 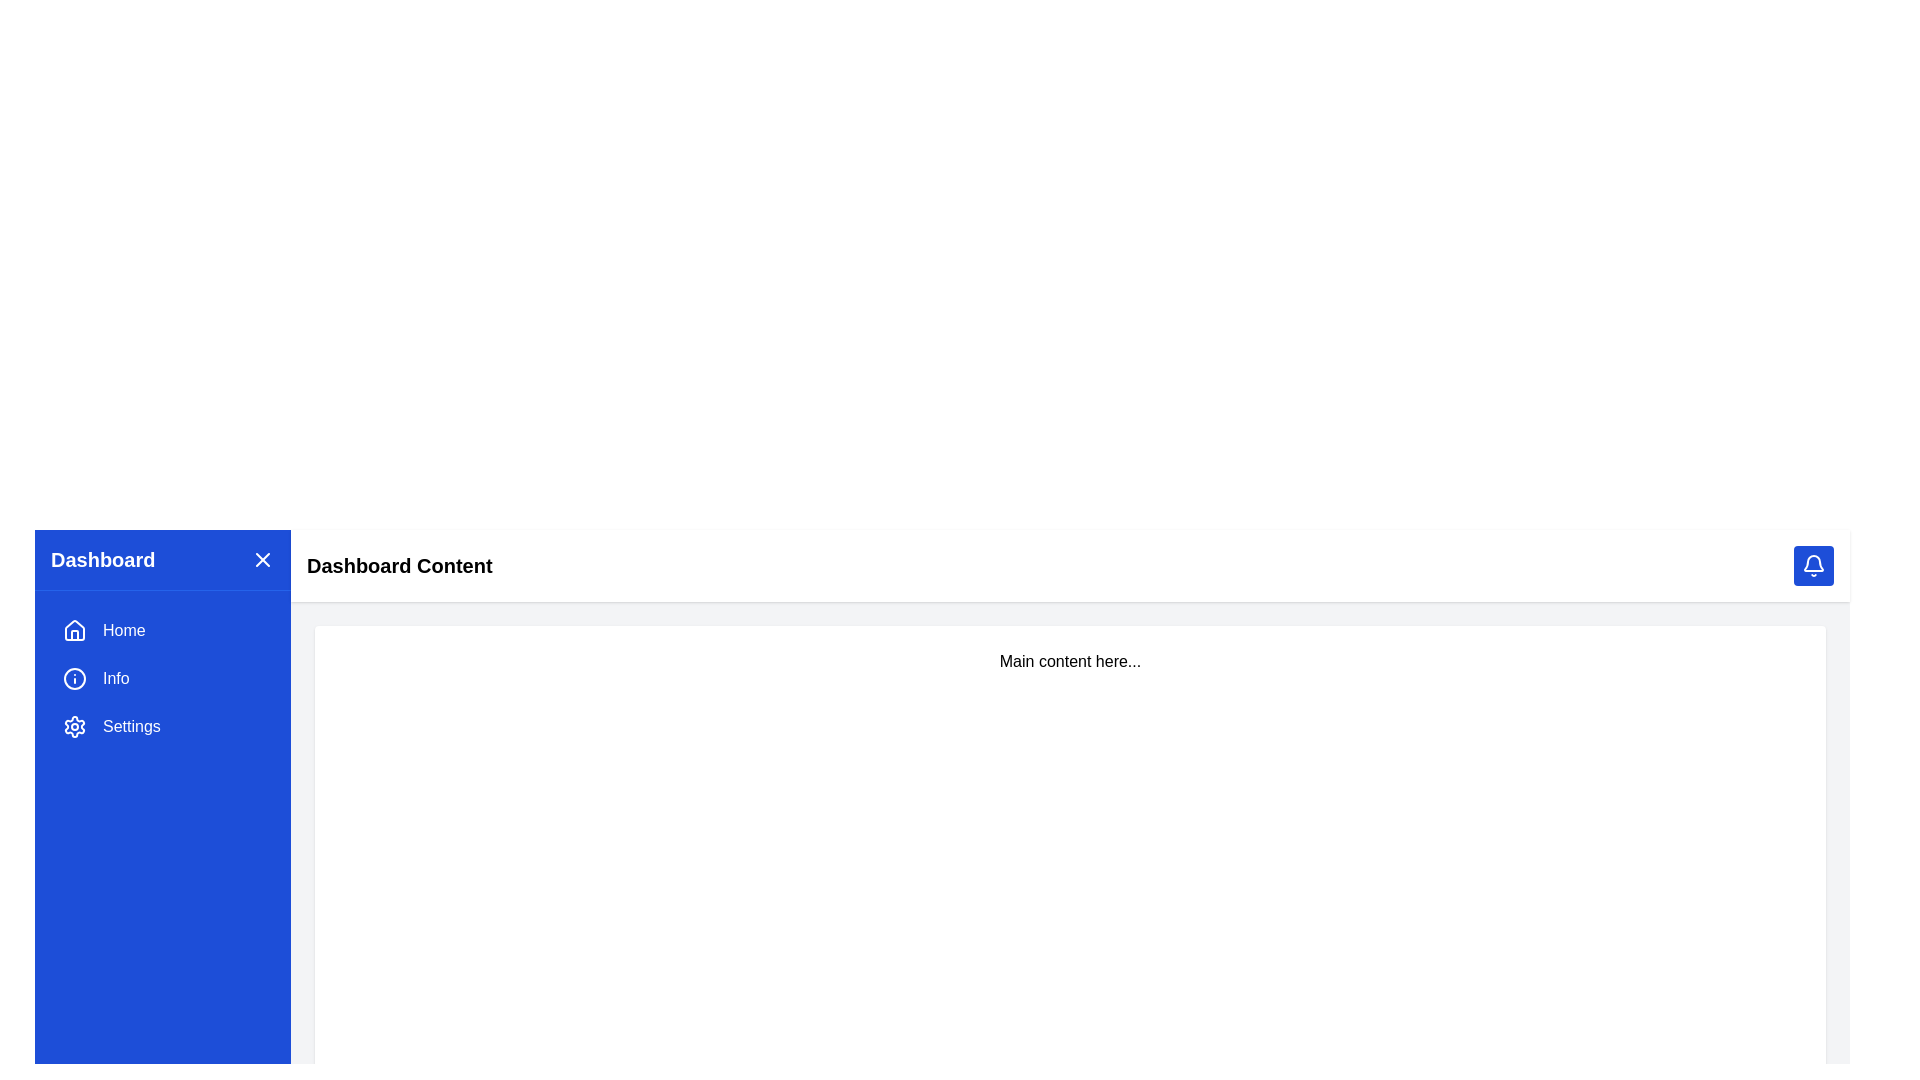 What do you see at coordinates (163, 631) in the screenshot?
I see `the navigation button leading to the 'Home' section, located in the vertical list on the left sidebar above 'Info' and 'Settings'` at bounding box center [163, 631].